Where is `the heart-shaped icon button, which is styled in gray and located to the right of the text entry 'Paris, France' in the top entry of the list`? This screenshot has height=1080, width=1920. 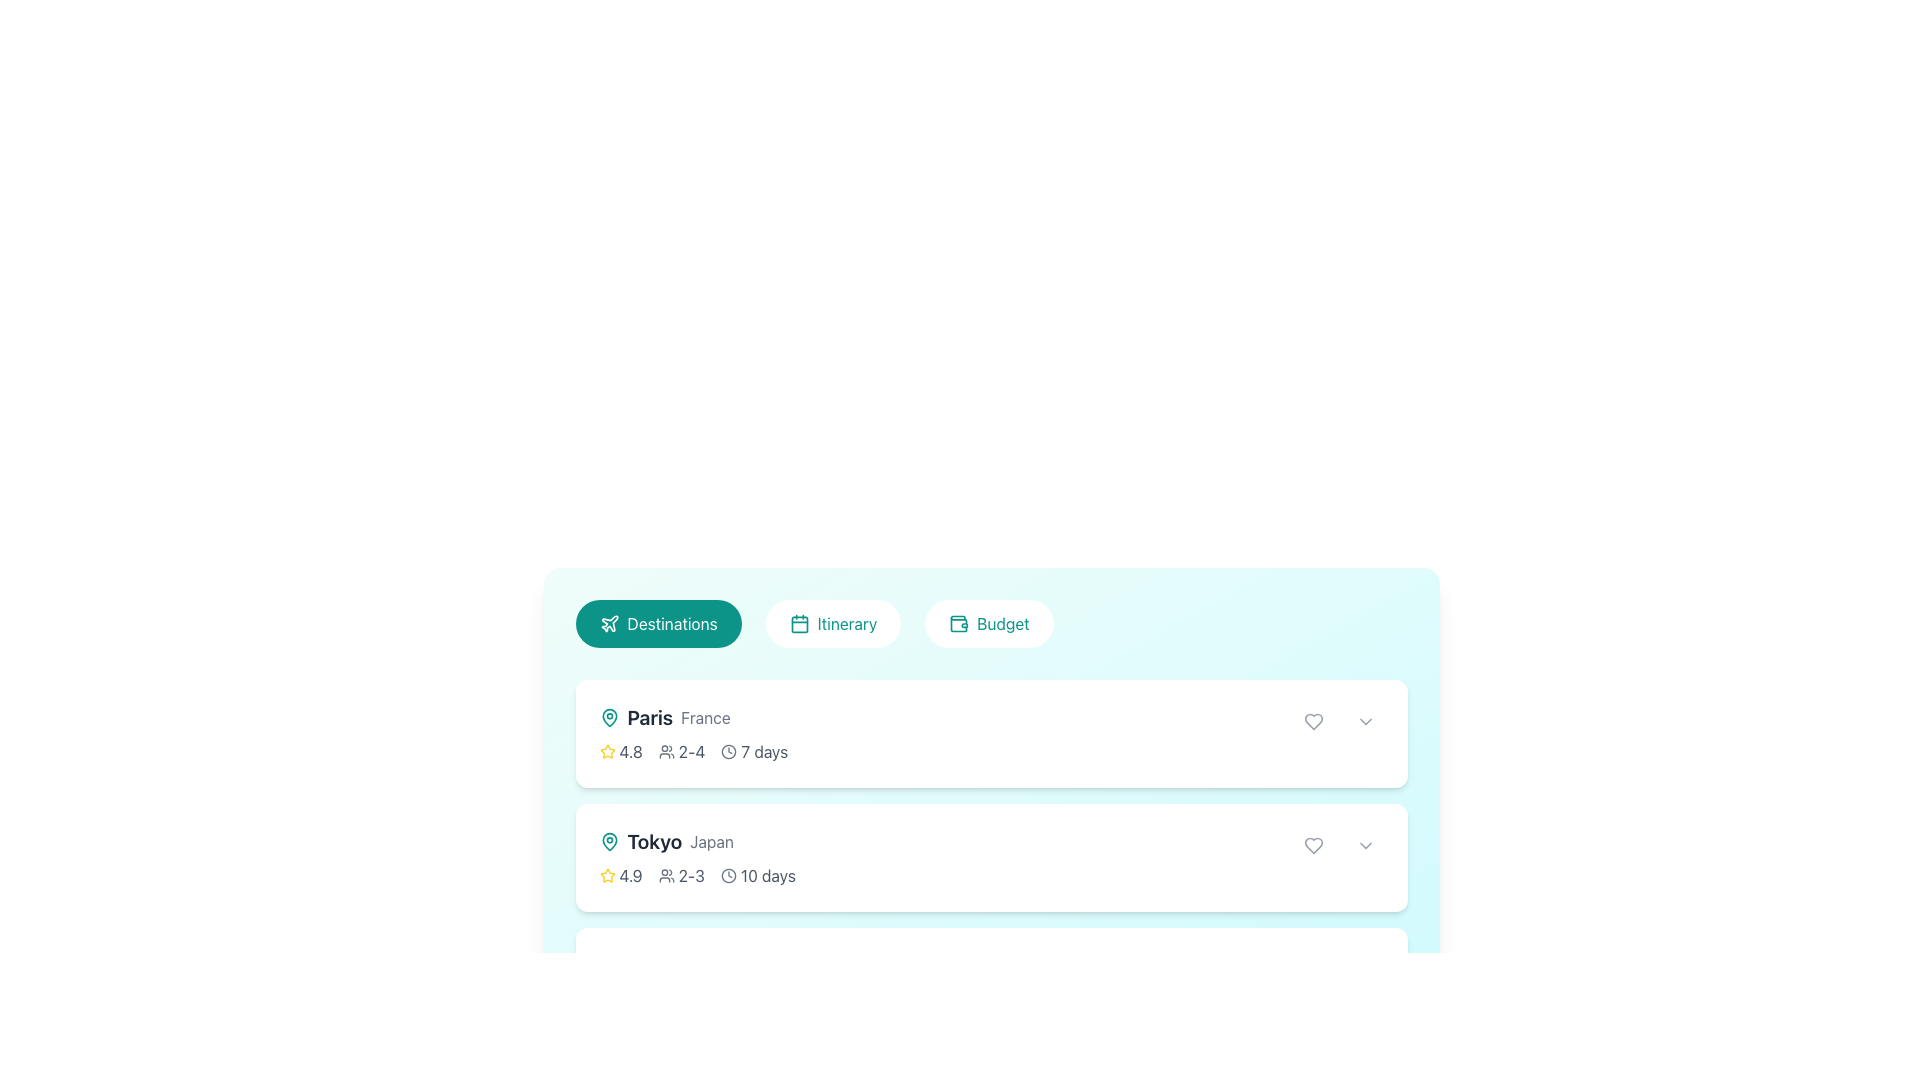
the heart-shaped icon button, which is styled in gray and located to the right of the text entry 'Paris, France' in the top entry of the list is located at coordinates (1313, 721).